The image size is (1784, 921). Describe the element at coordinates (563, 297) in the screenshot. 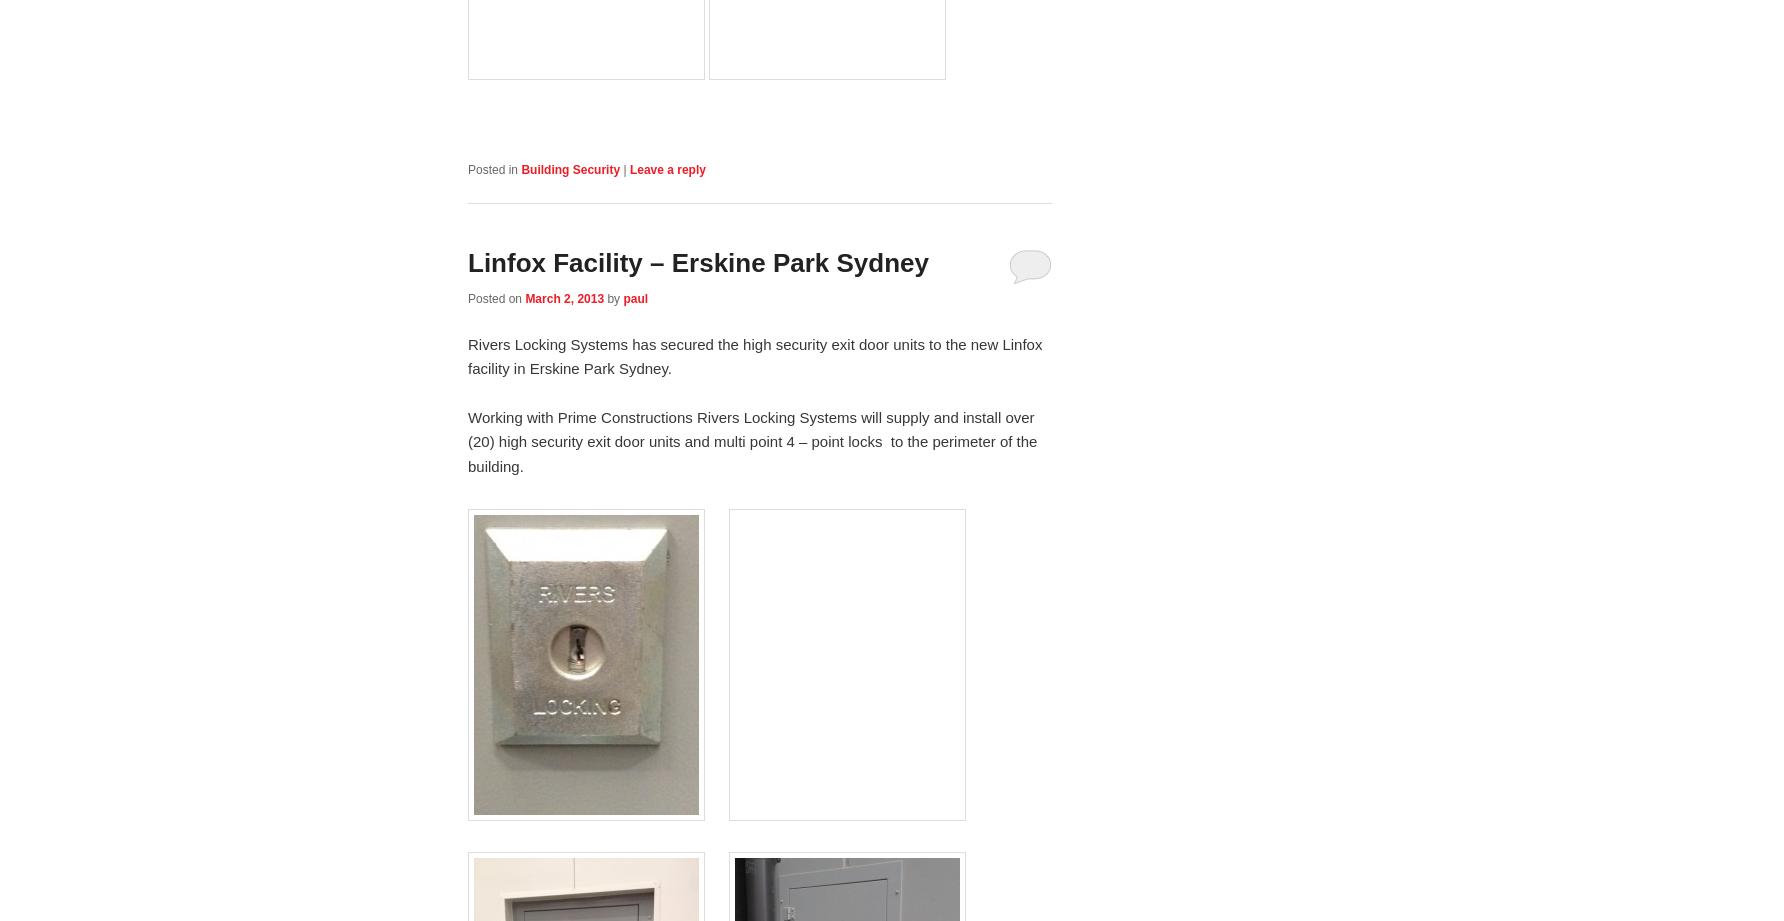

I see `'March 2, 2013'` at that location.